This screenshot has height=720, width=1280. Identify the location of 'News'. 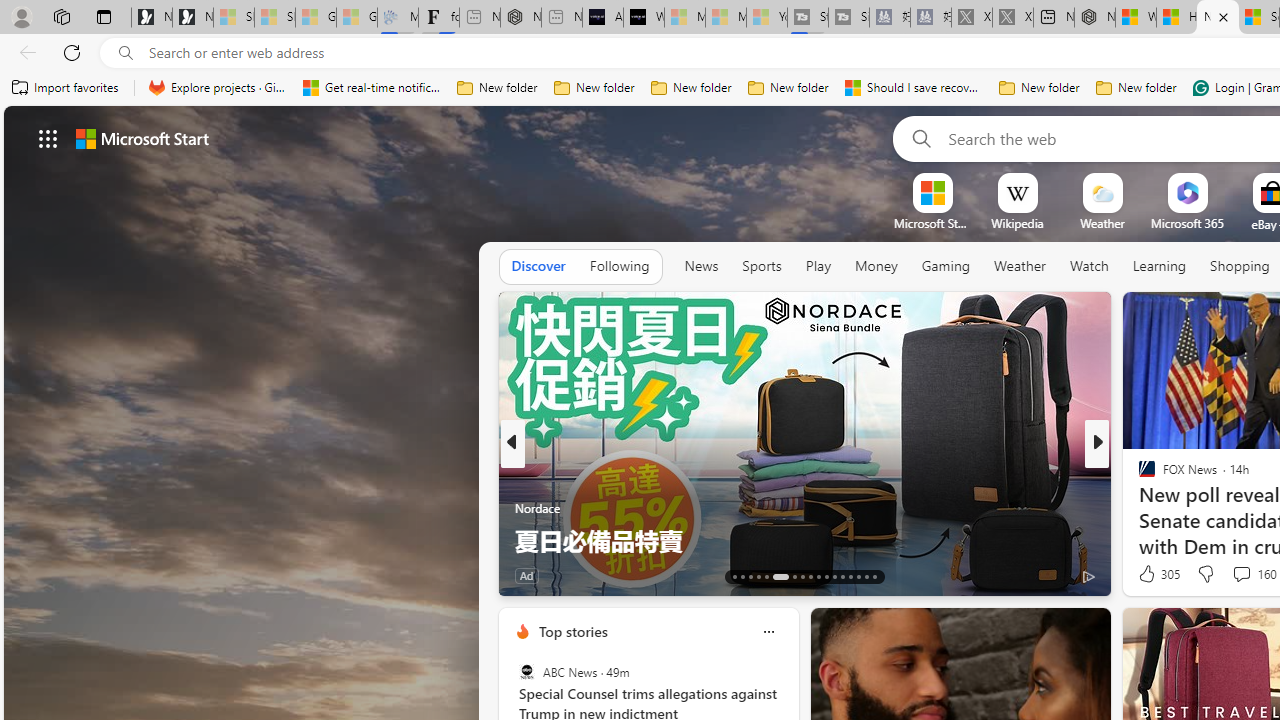
(701, 265).